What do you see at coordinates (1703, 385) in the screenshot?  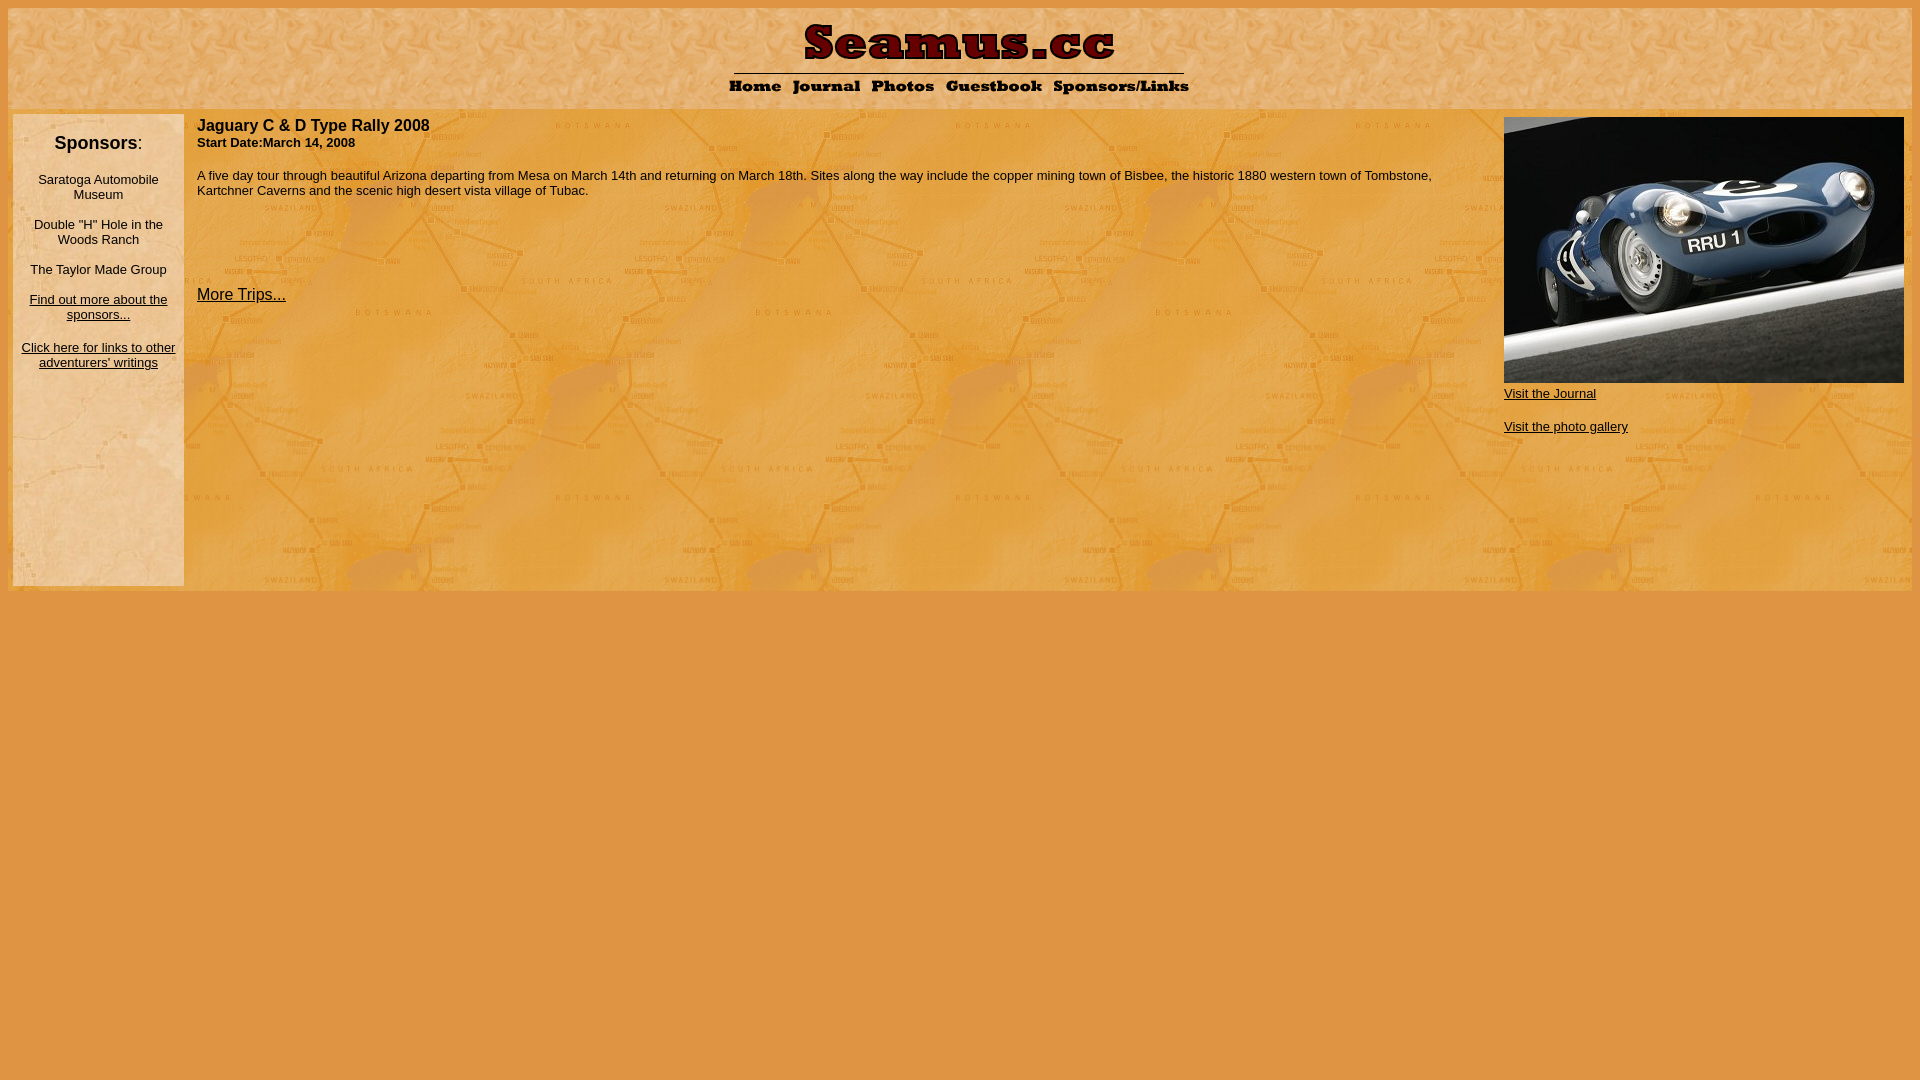 I see `'Visit the Journal'` at bounding box center [1703, 385].